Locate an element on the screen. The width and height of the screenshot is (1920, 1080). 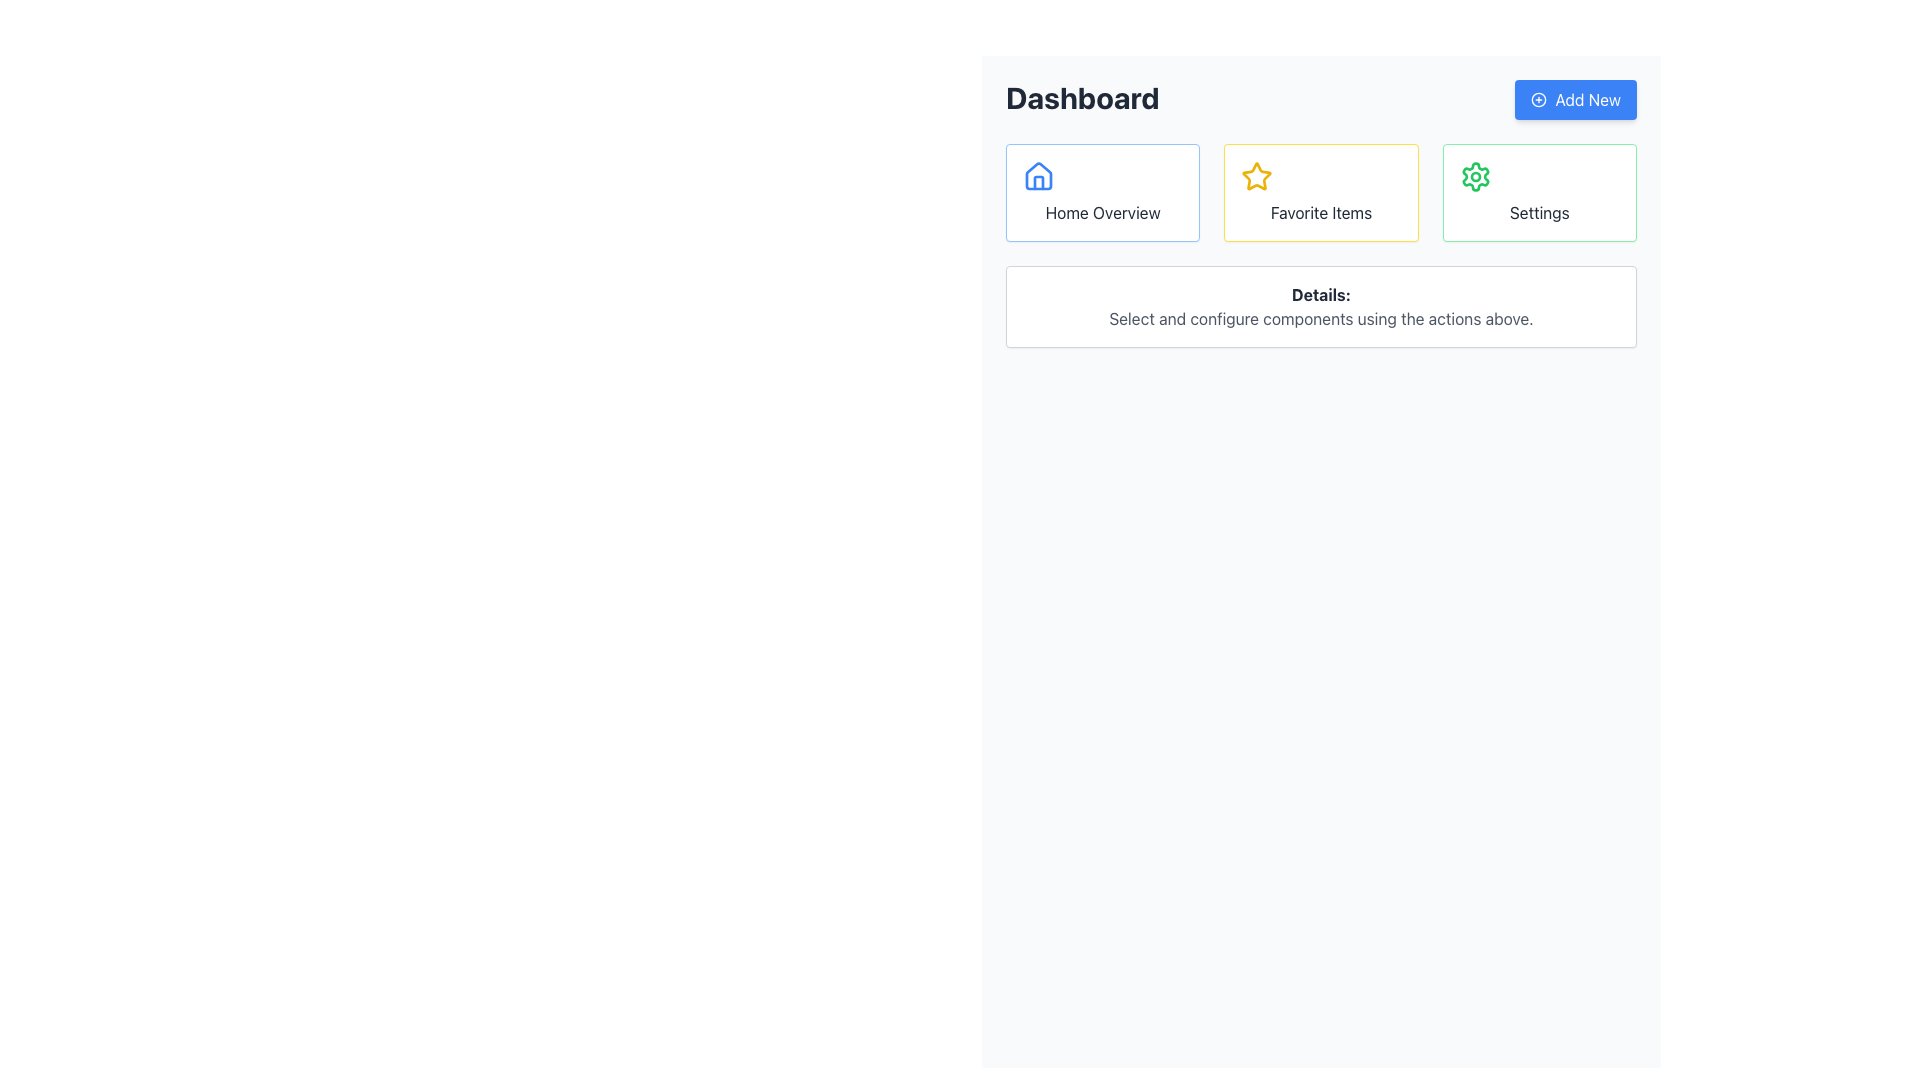
the settings icon located at the center of the 'Settings' button, which is the third button from the left under the 'Dashboard' heading is located at coordinates (1475, 176).